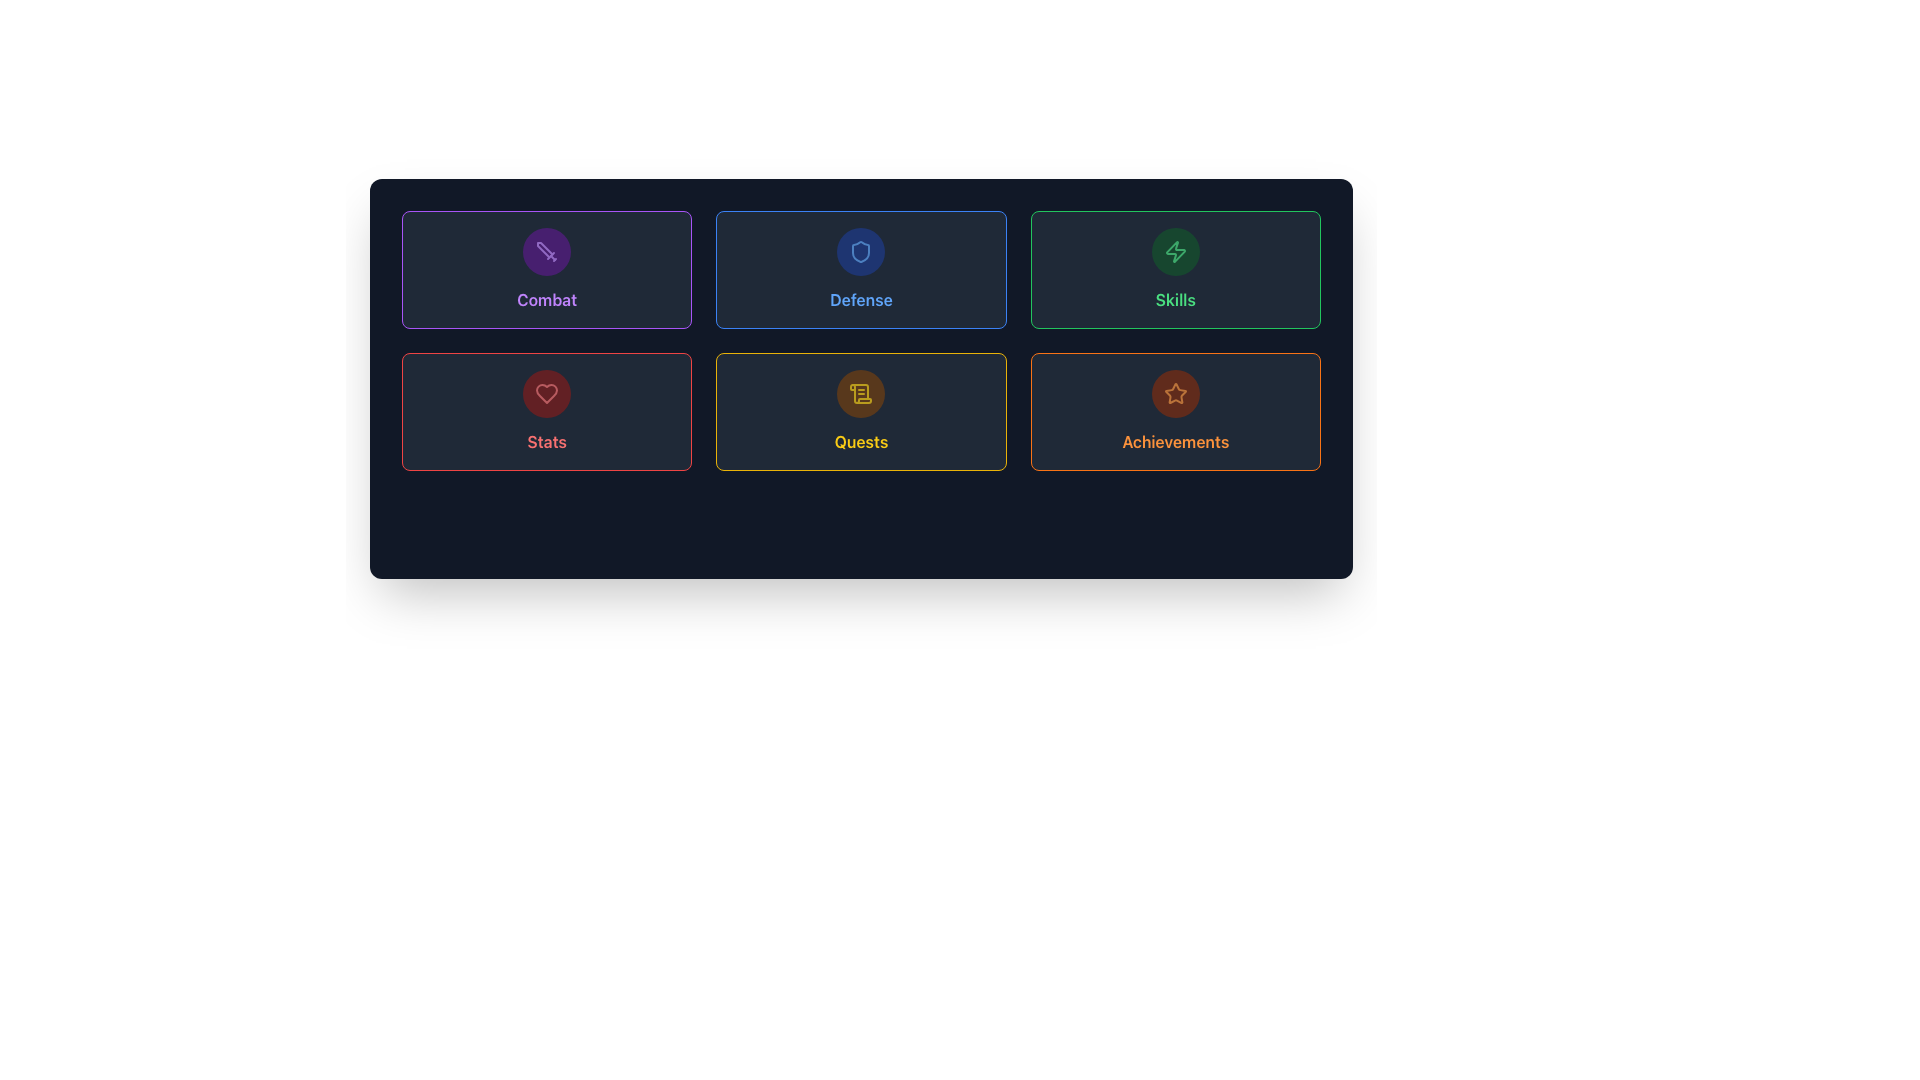 The height and width of the screenshot is (1080, 1920). I want to click on the 'Stats' navigation button located in the second row, first column of a 2-row by 3-column grid, directly below the 'Combat' tile, so click(547, 411).